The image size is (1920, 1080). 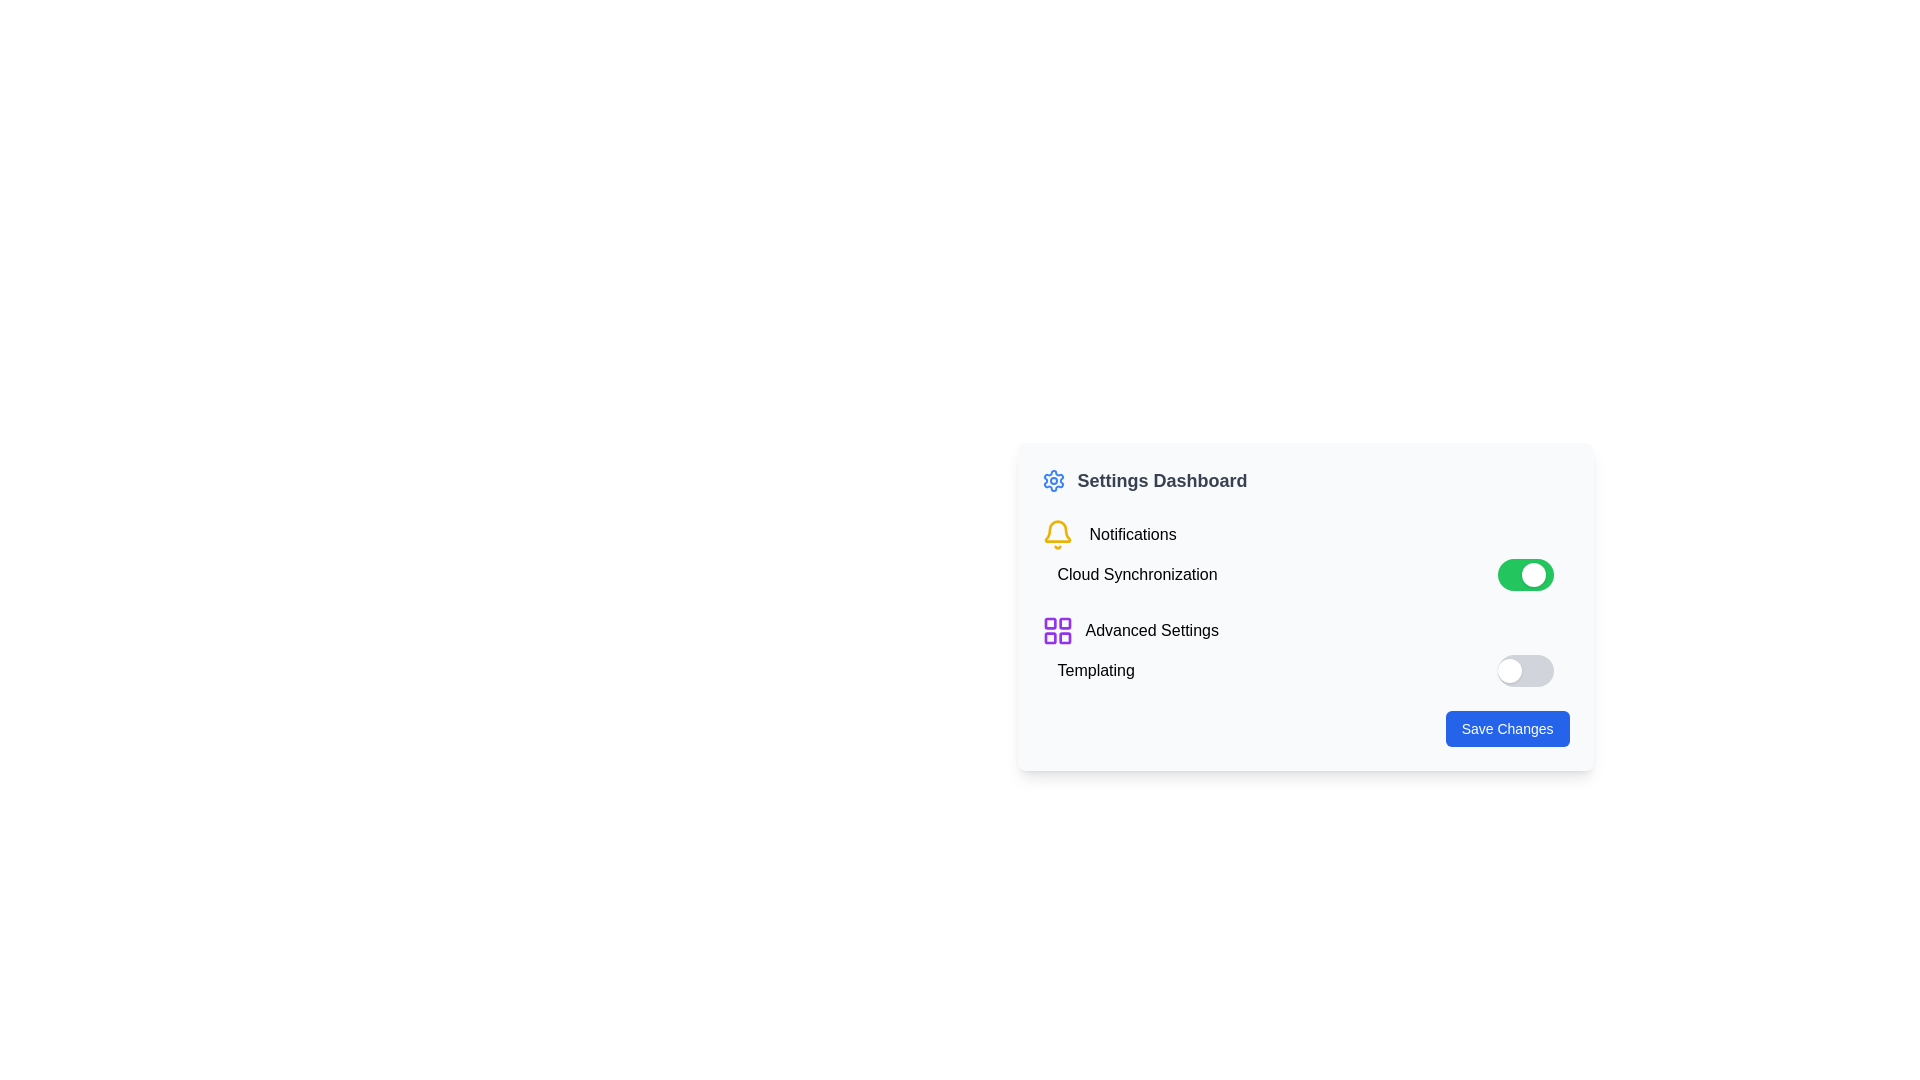 I want to click on the small circular Toggle Switch Handle located at the leftmost side of the toggle switch control below the 'Advanced Settings' text, so click(x=1509, y=671).